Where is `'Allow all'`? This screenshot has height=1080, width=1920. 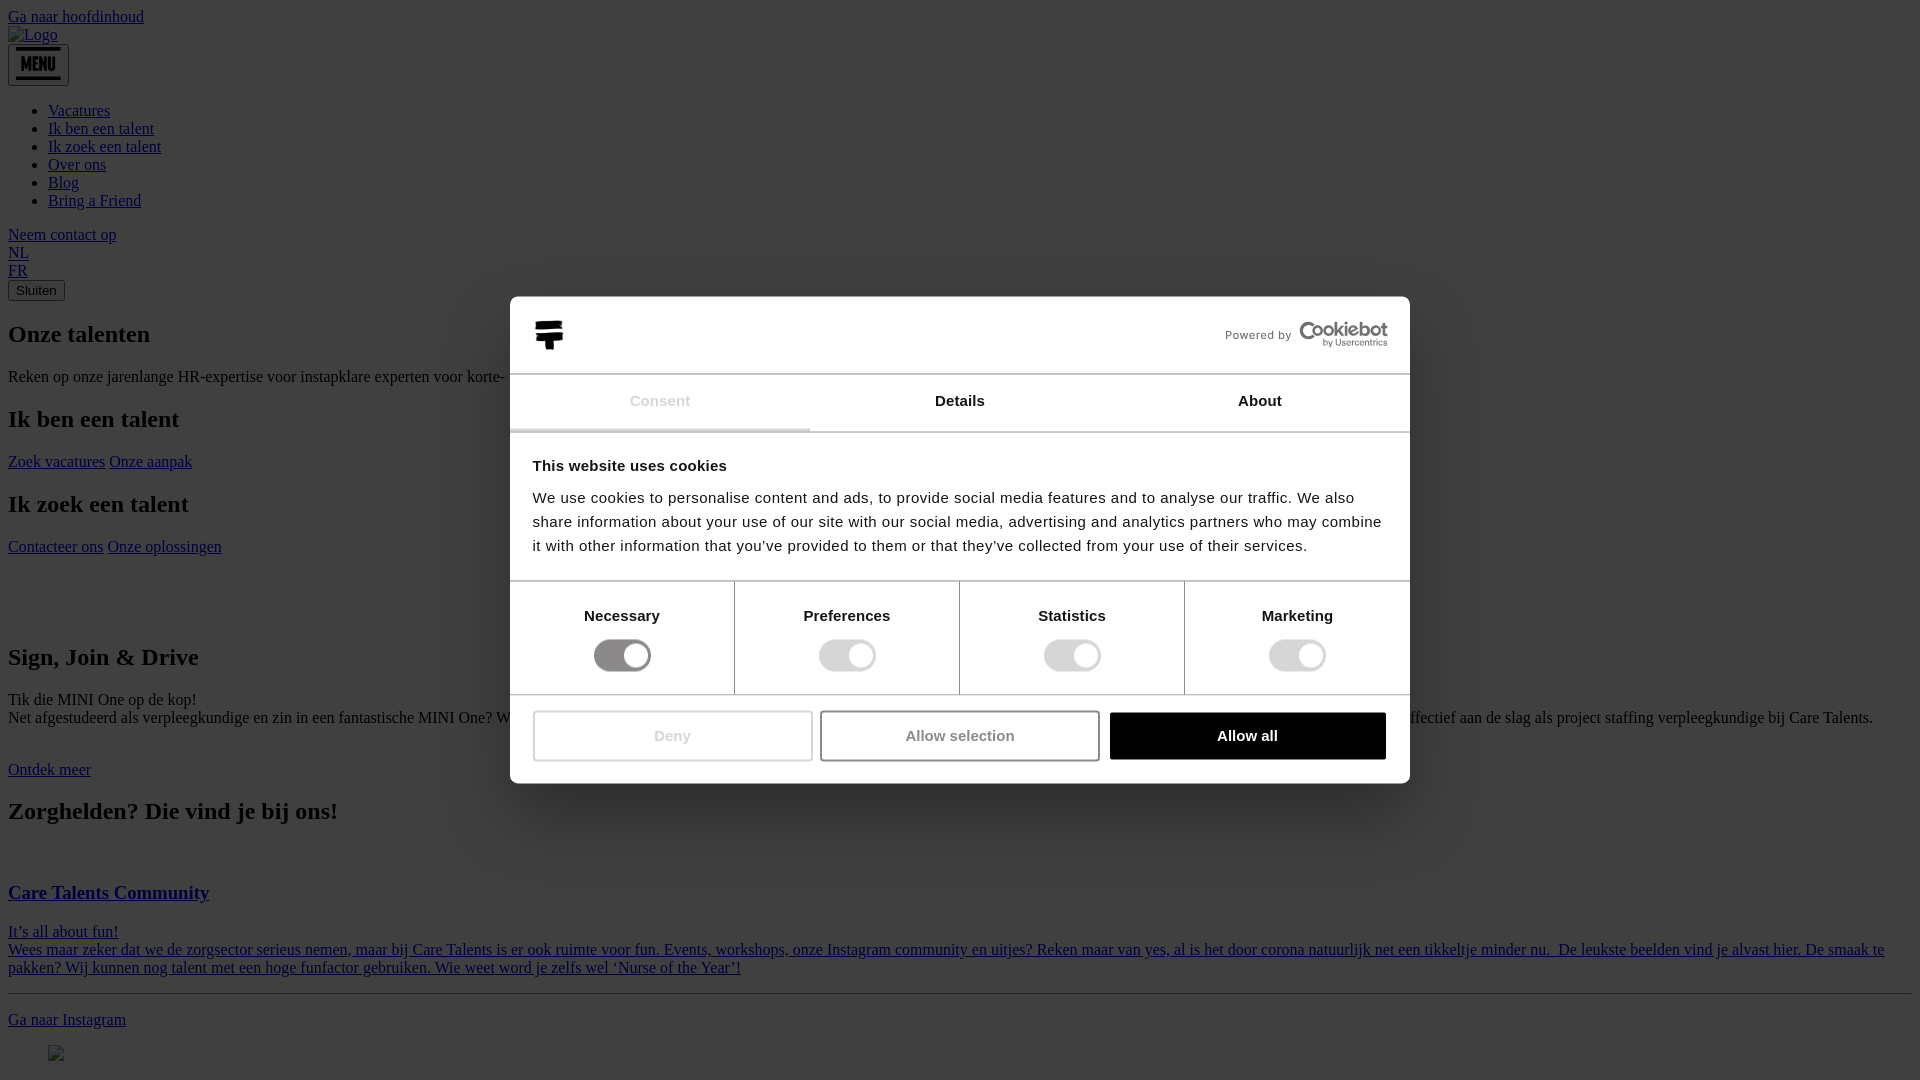
'Allow all' is located at coordinates (1247, 735).